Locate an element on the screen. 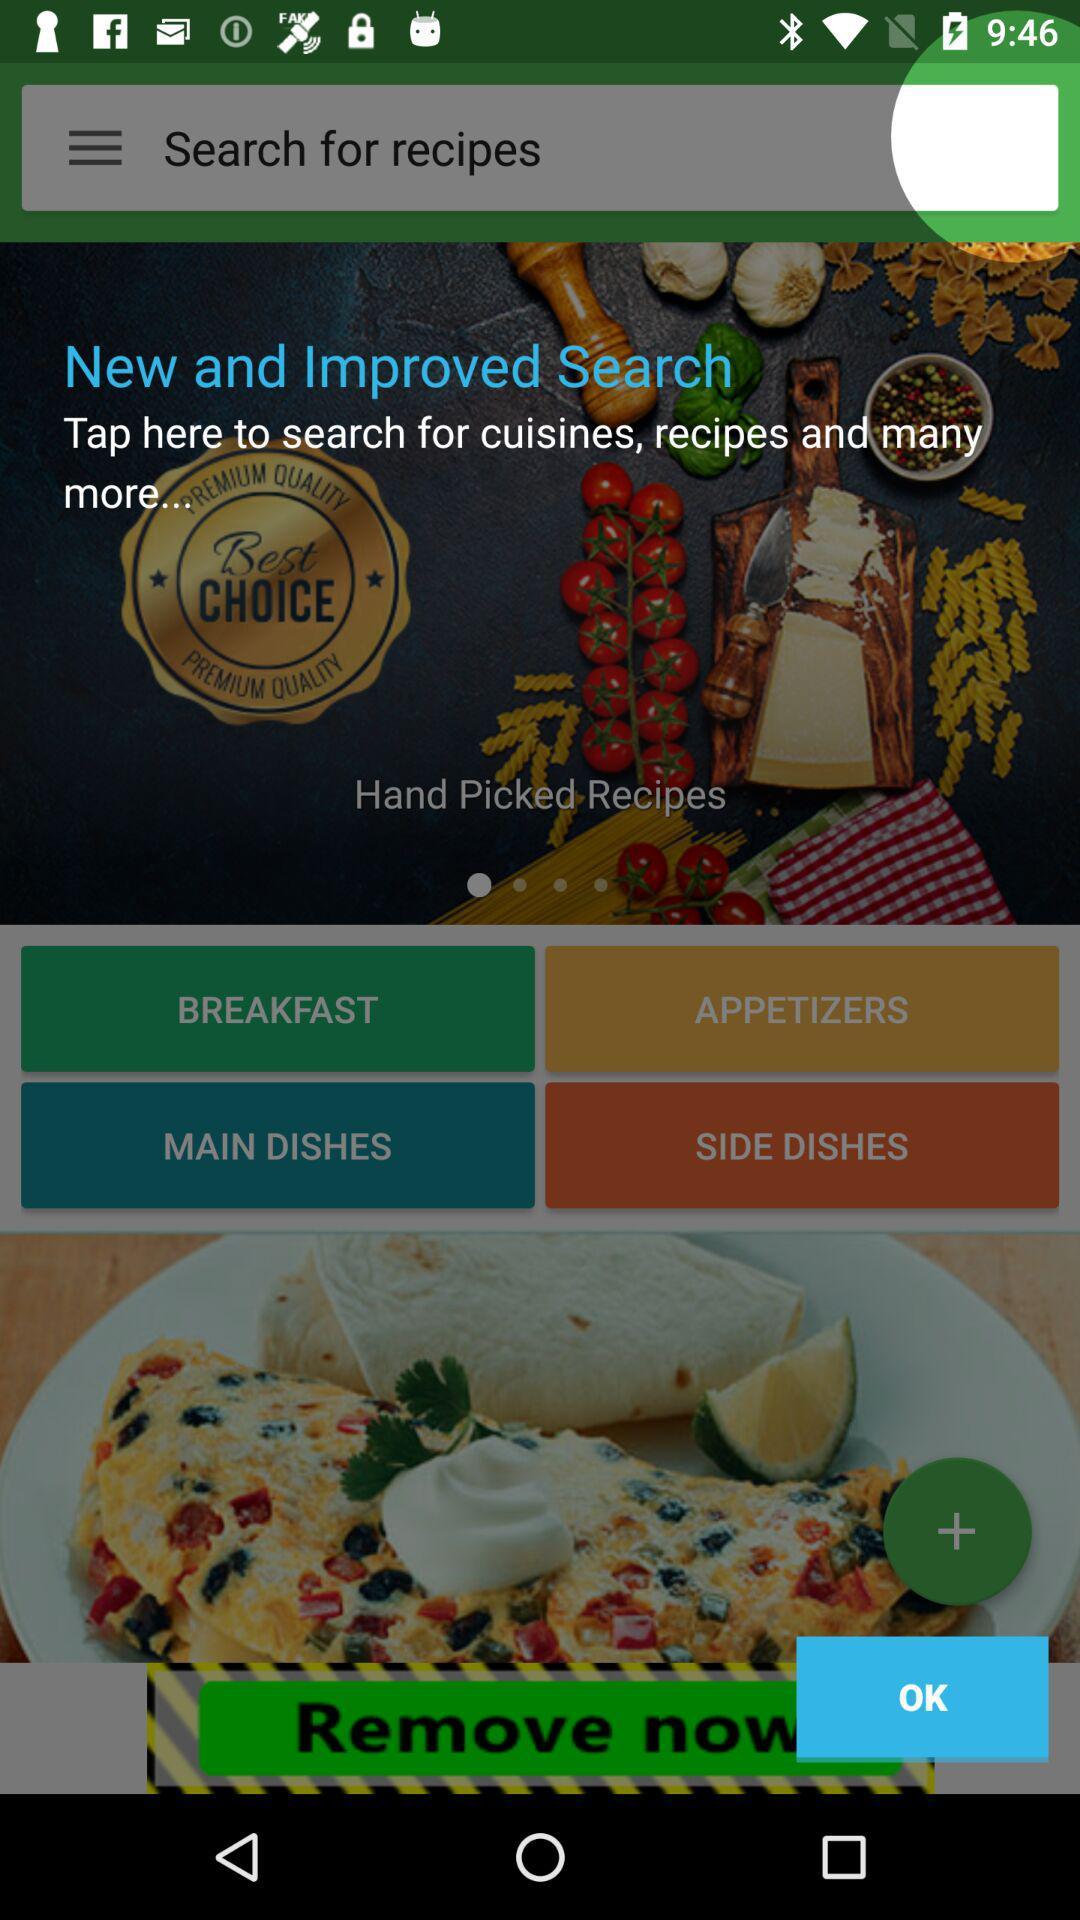  picture is located at coordinates (540, 1445).